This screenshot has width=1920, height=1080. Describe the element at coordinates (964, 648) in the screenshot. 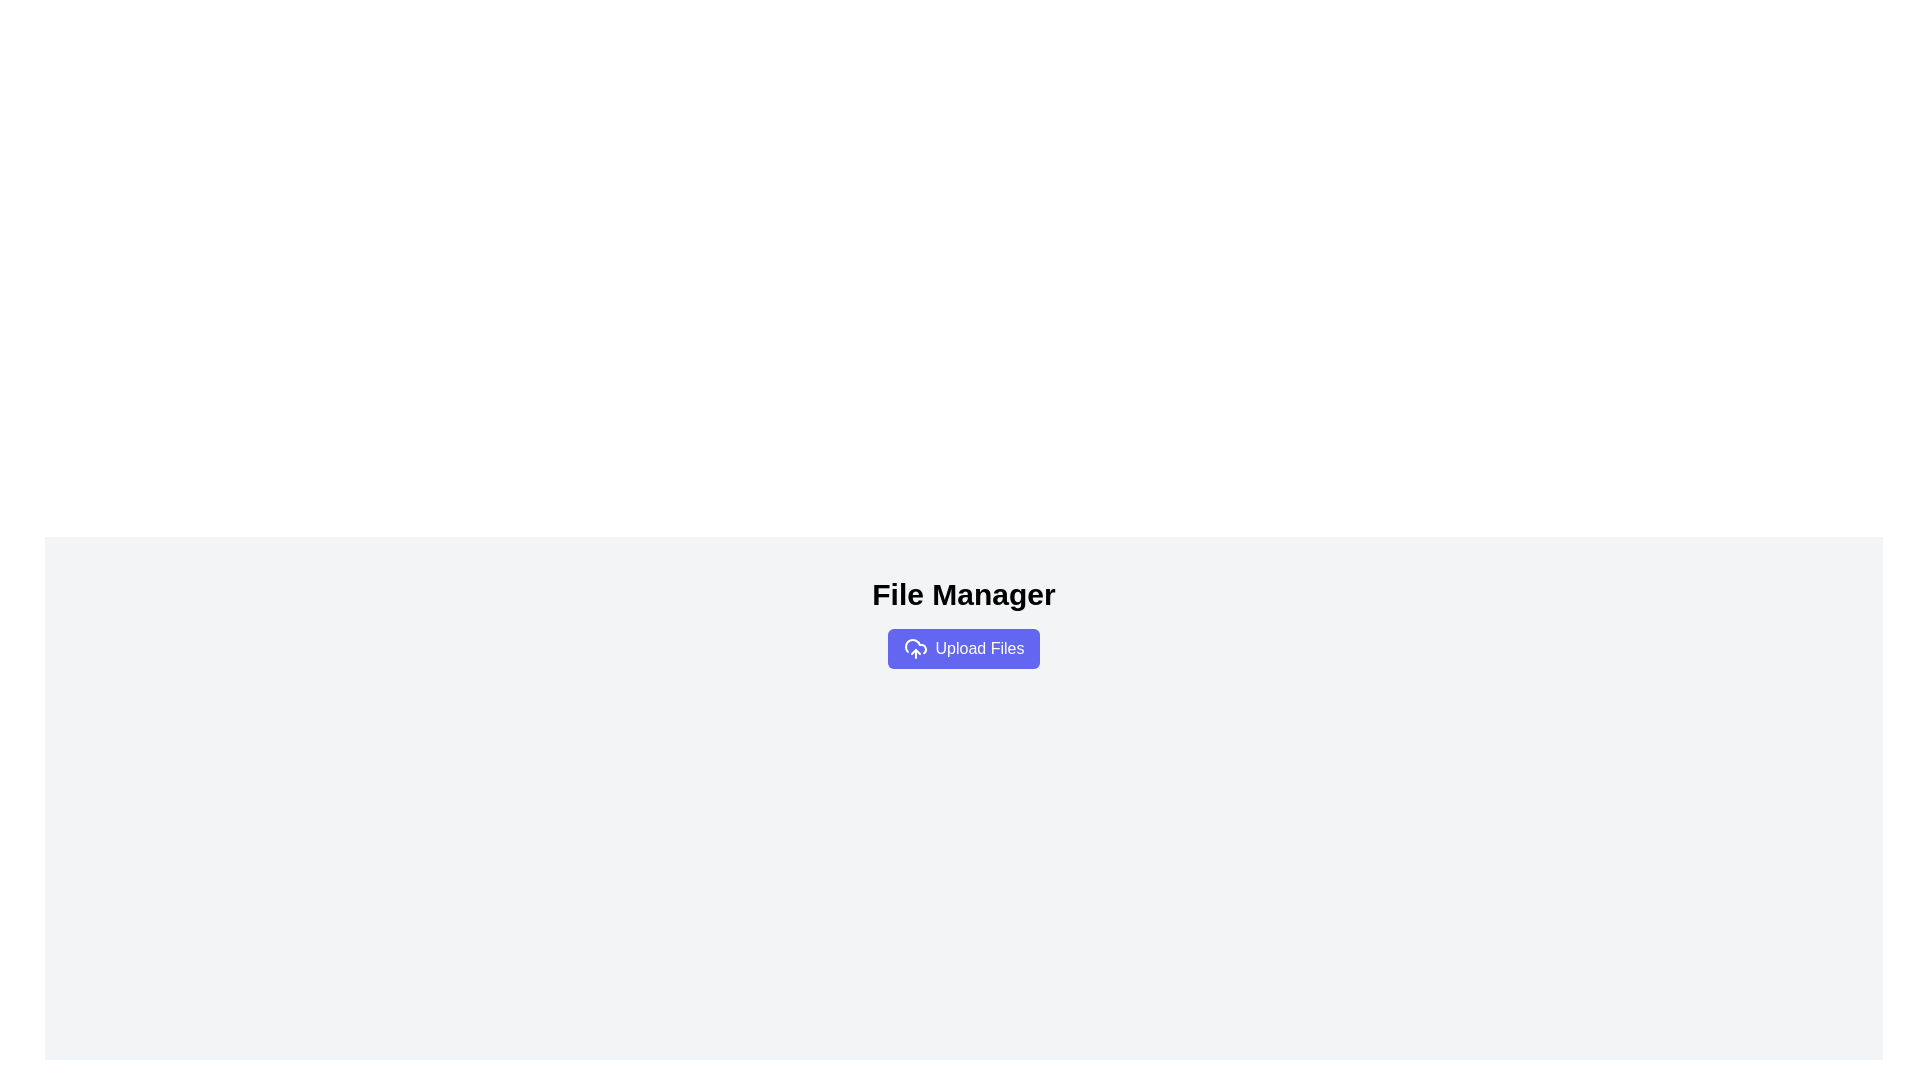

I see `the 'Upload Files' button` at that location.